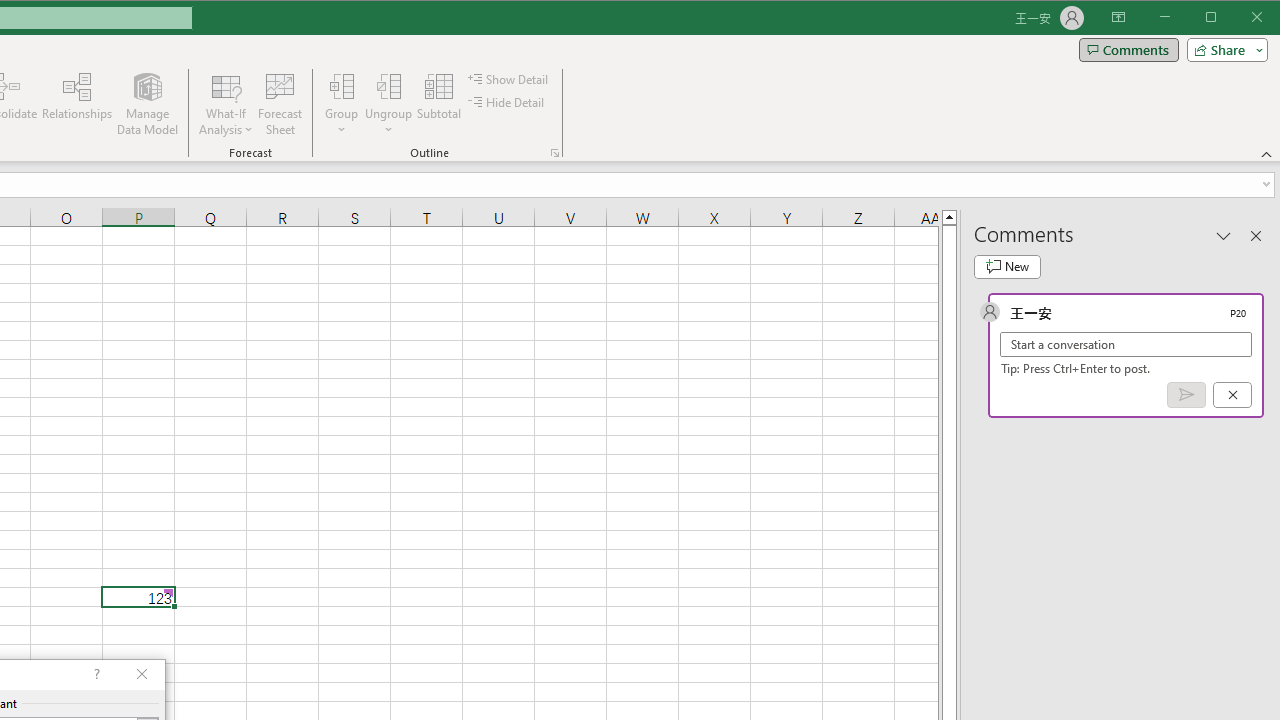 The width and height of the screenshot is (1280, 720). I want to click on 'New comment', so click(1007, 266).